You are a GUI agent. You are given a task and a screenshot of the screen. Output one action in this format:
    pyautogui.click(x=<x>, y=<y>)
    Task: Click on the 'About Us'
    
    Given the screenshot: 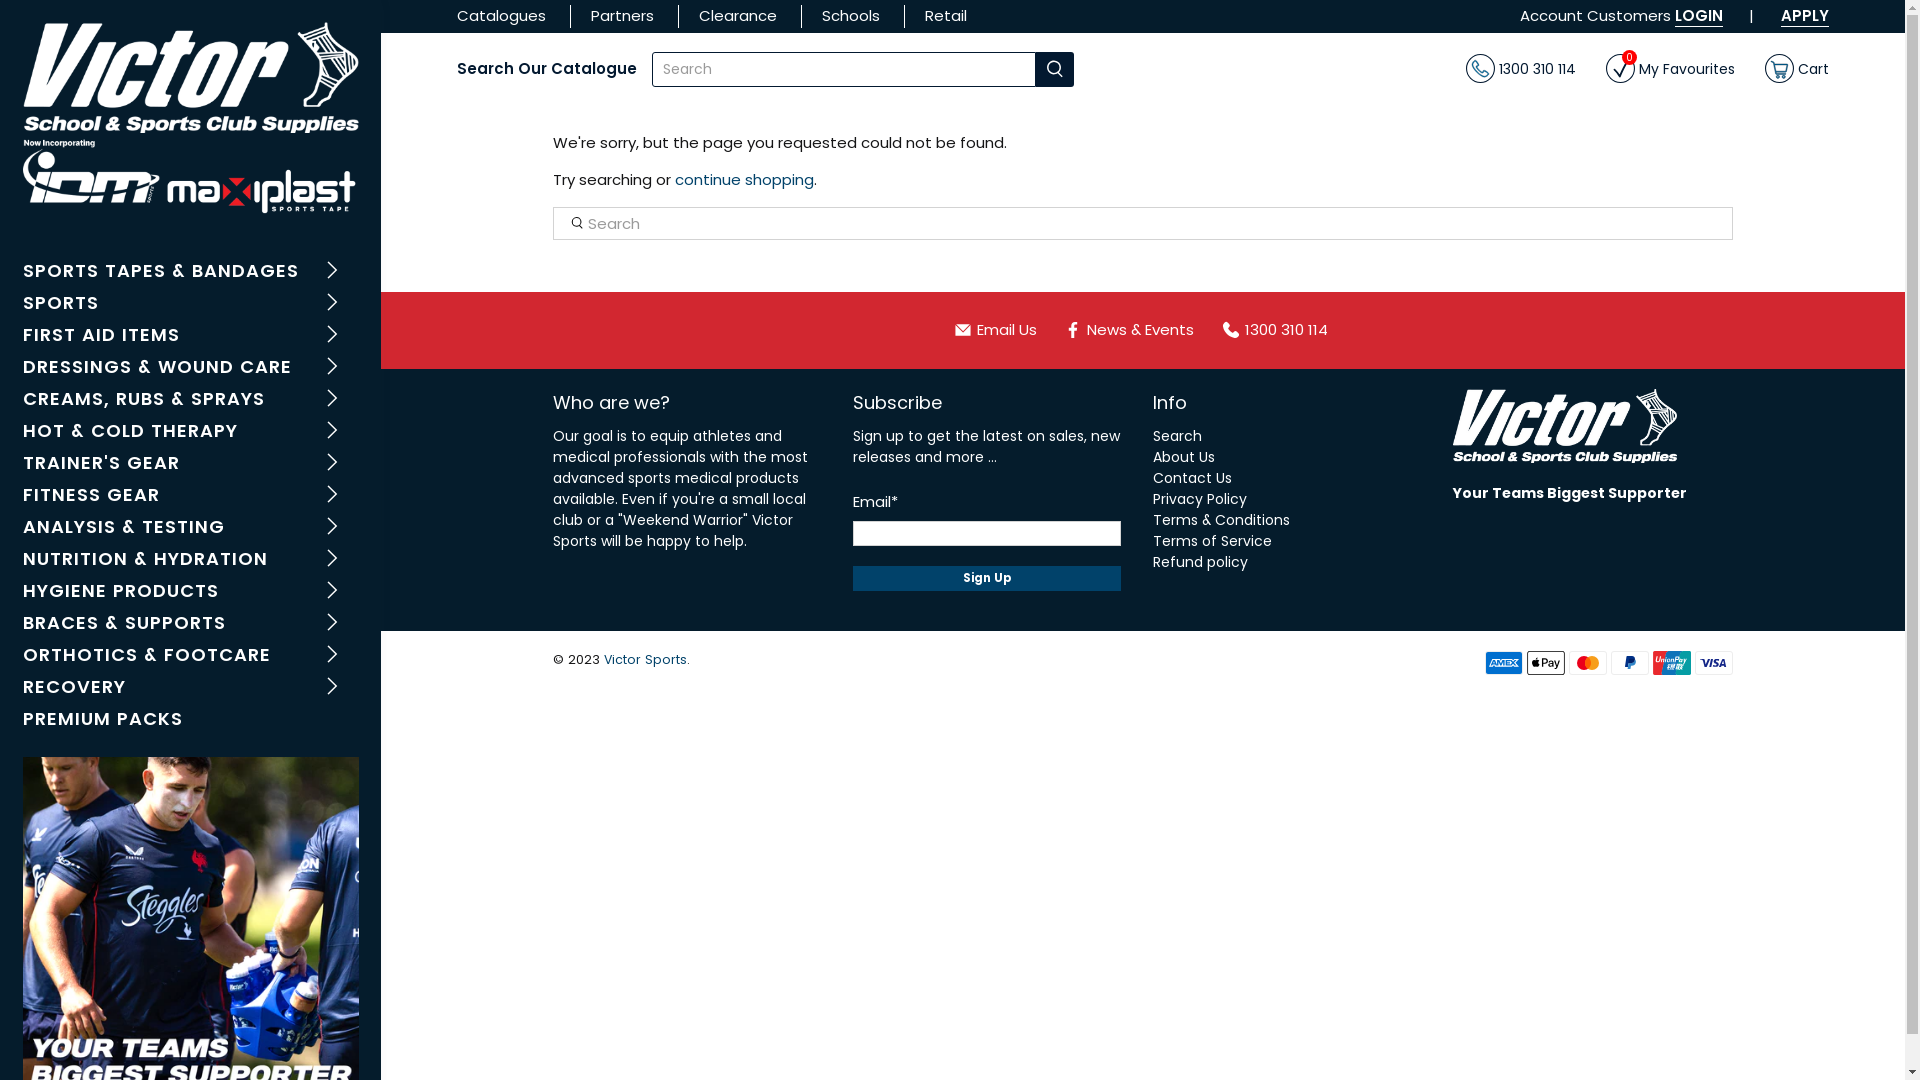 What is the action you would take?
    pyautogui.click(x=1152, y=456)
    